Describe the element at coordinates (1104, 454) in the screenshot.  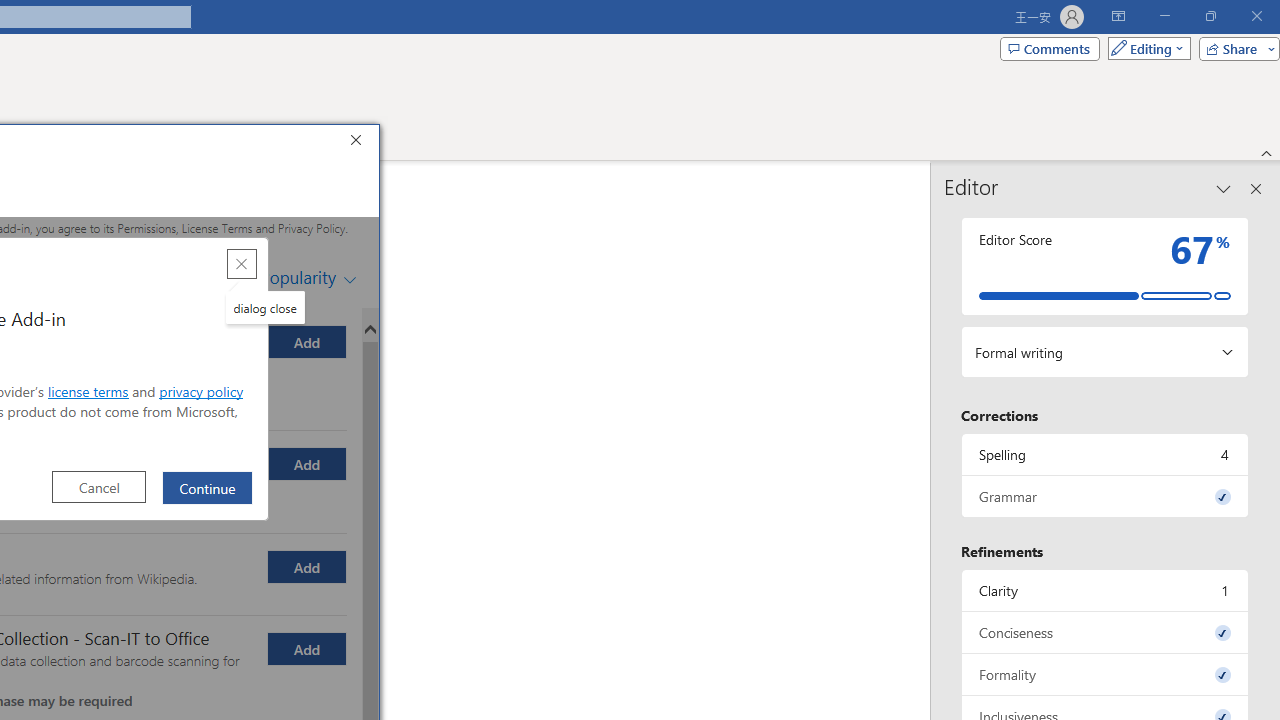
I see `'Spelling, 4 issues. Press space or enter to review items.'` at that location.